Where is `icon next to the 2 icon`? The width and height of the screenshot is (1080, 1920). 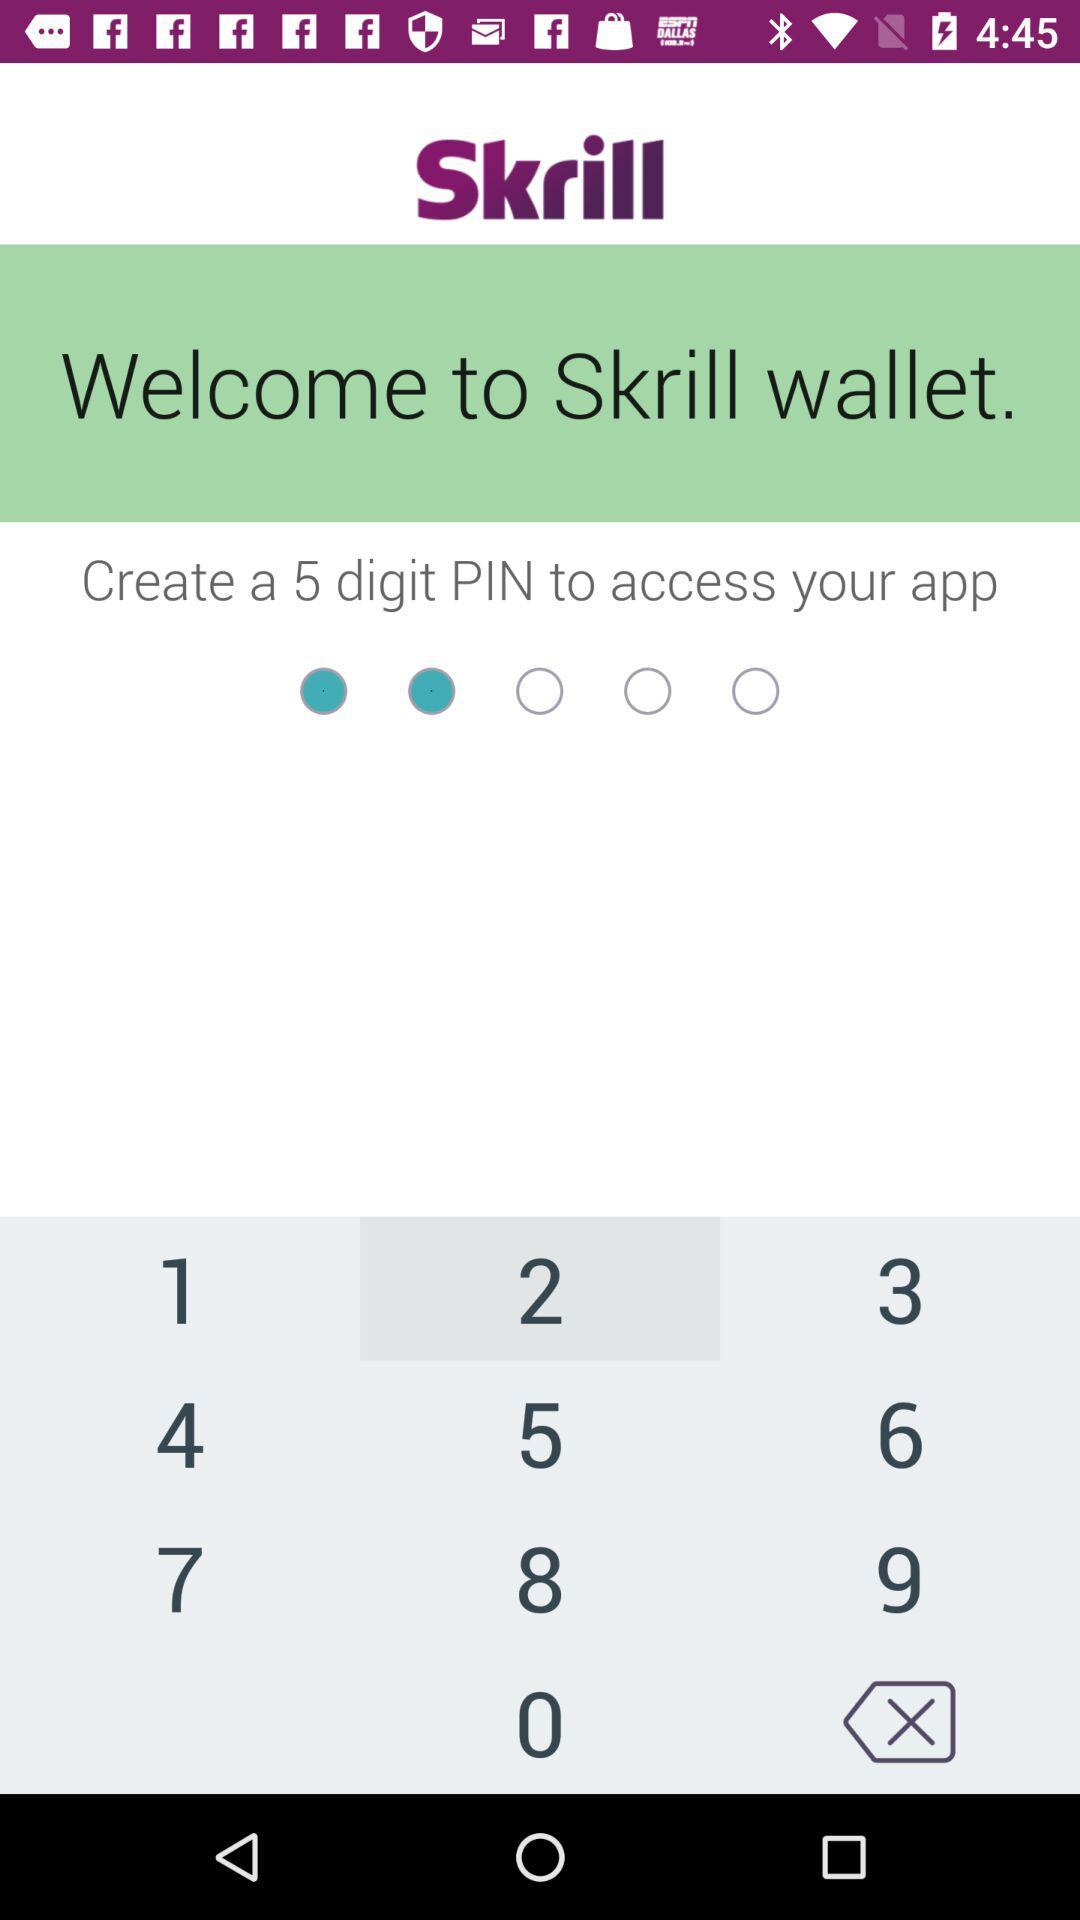 icon next to the 2 icon is located at coordinates (898, 1431).